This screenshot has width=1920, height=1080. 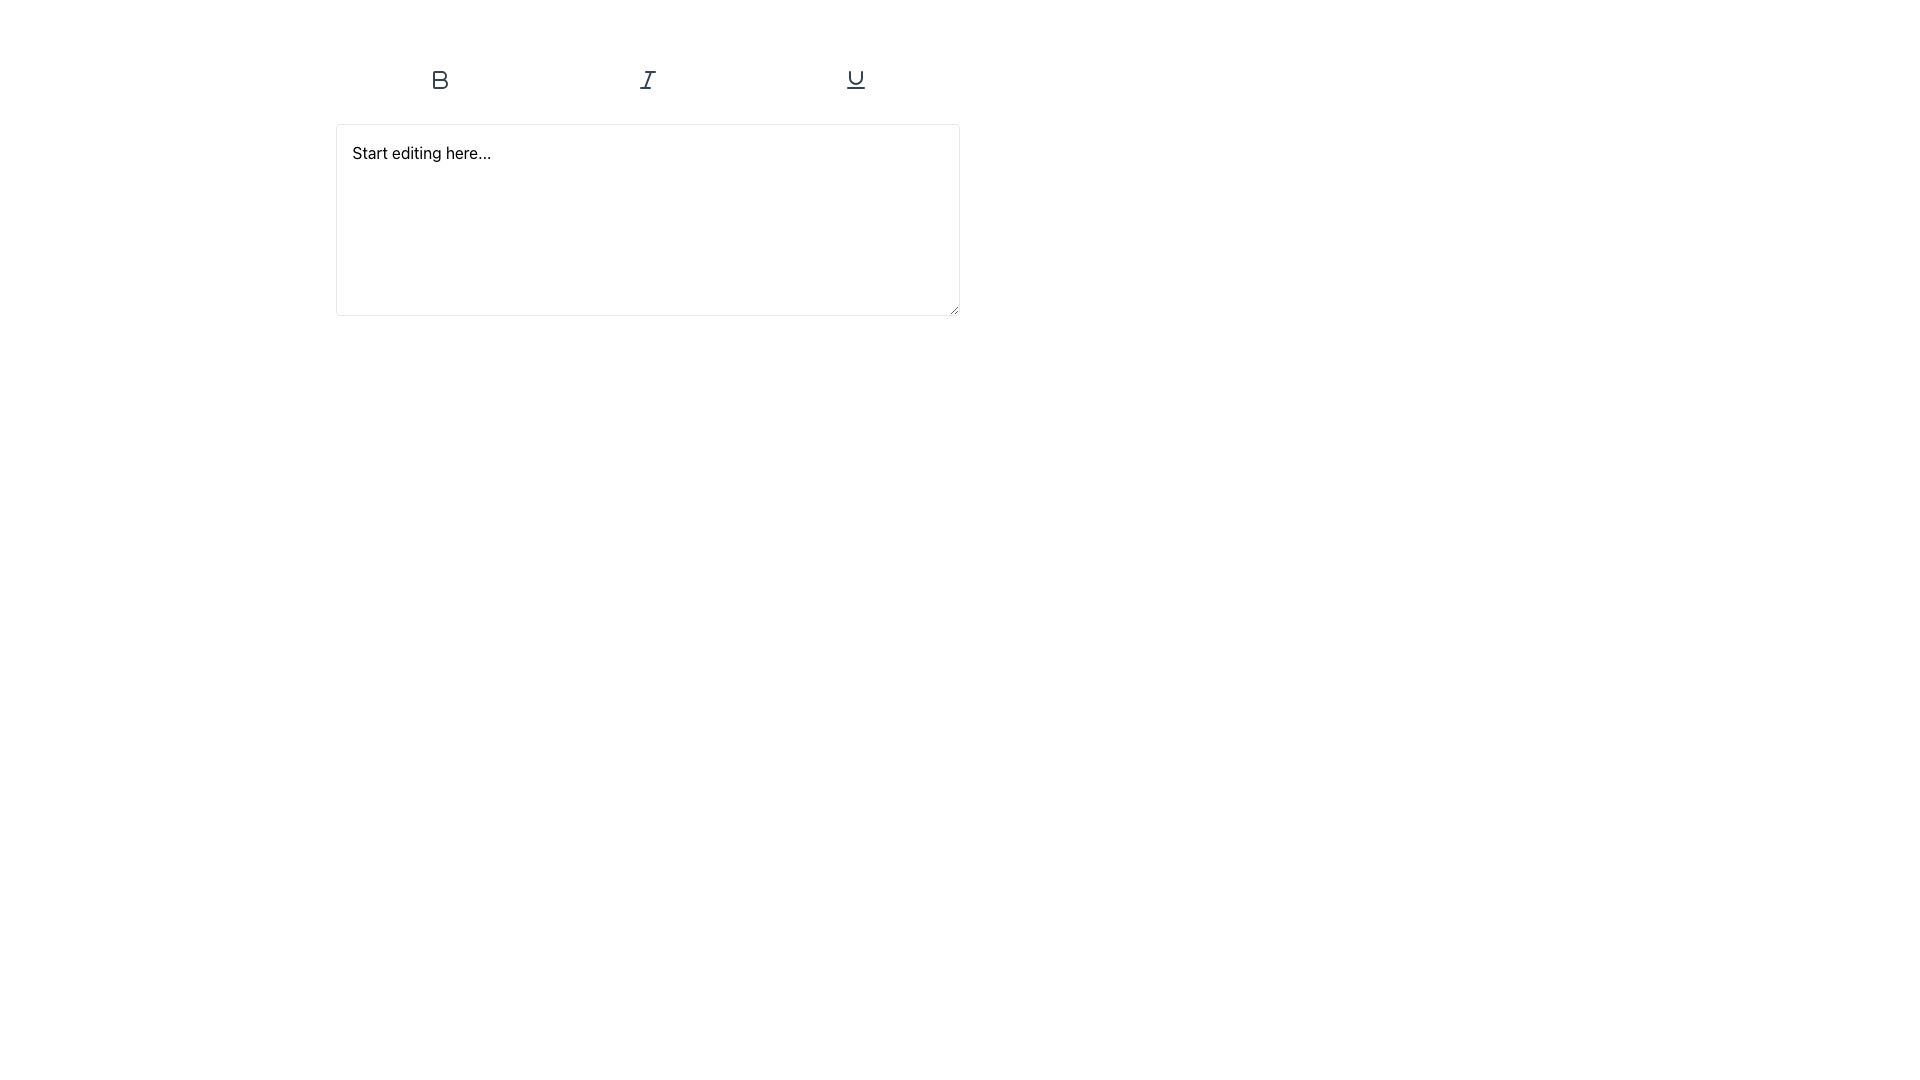 What do you see at coordinates (438, 79) in the screenshot?
I see `the circular button with a bold 'B' icon in its center, located at the top left of the text editing section, to bring up context-specific options` at bounding box center [438, 79].